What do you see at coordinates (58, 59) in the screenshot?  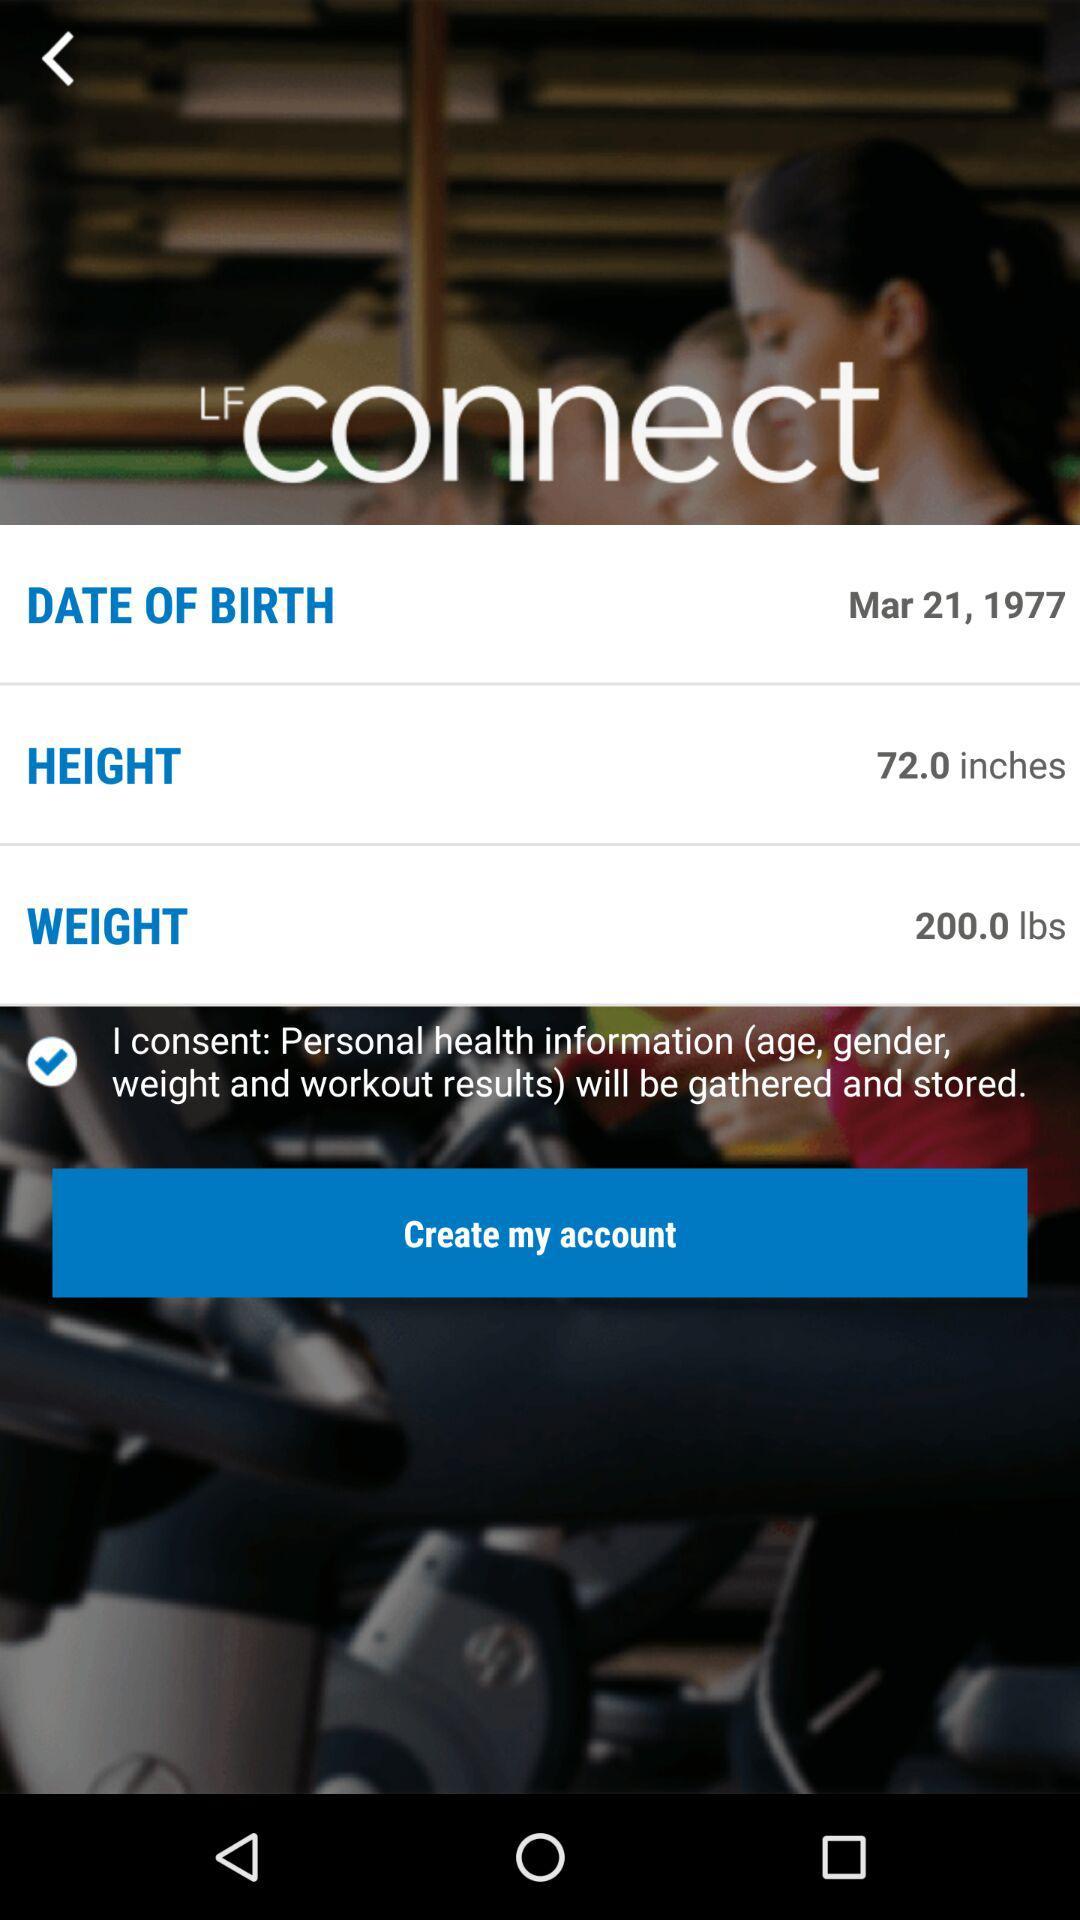 I see `go back` at bounding box center [58, 59].